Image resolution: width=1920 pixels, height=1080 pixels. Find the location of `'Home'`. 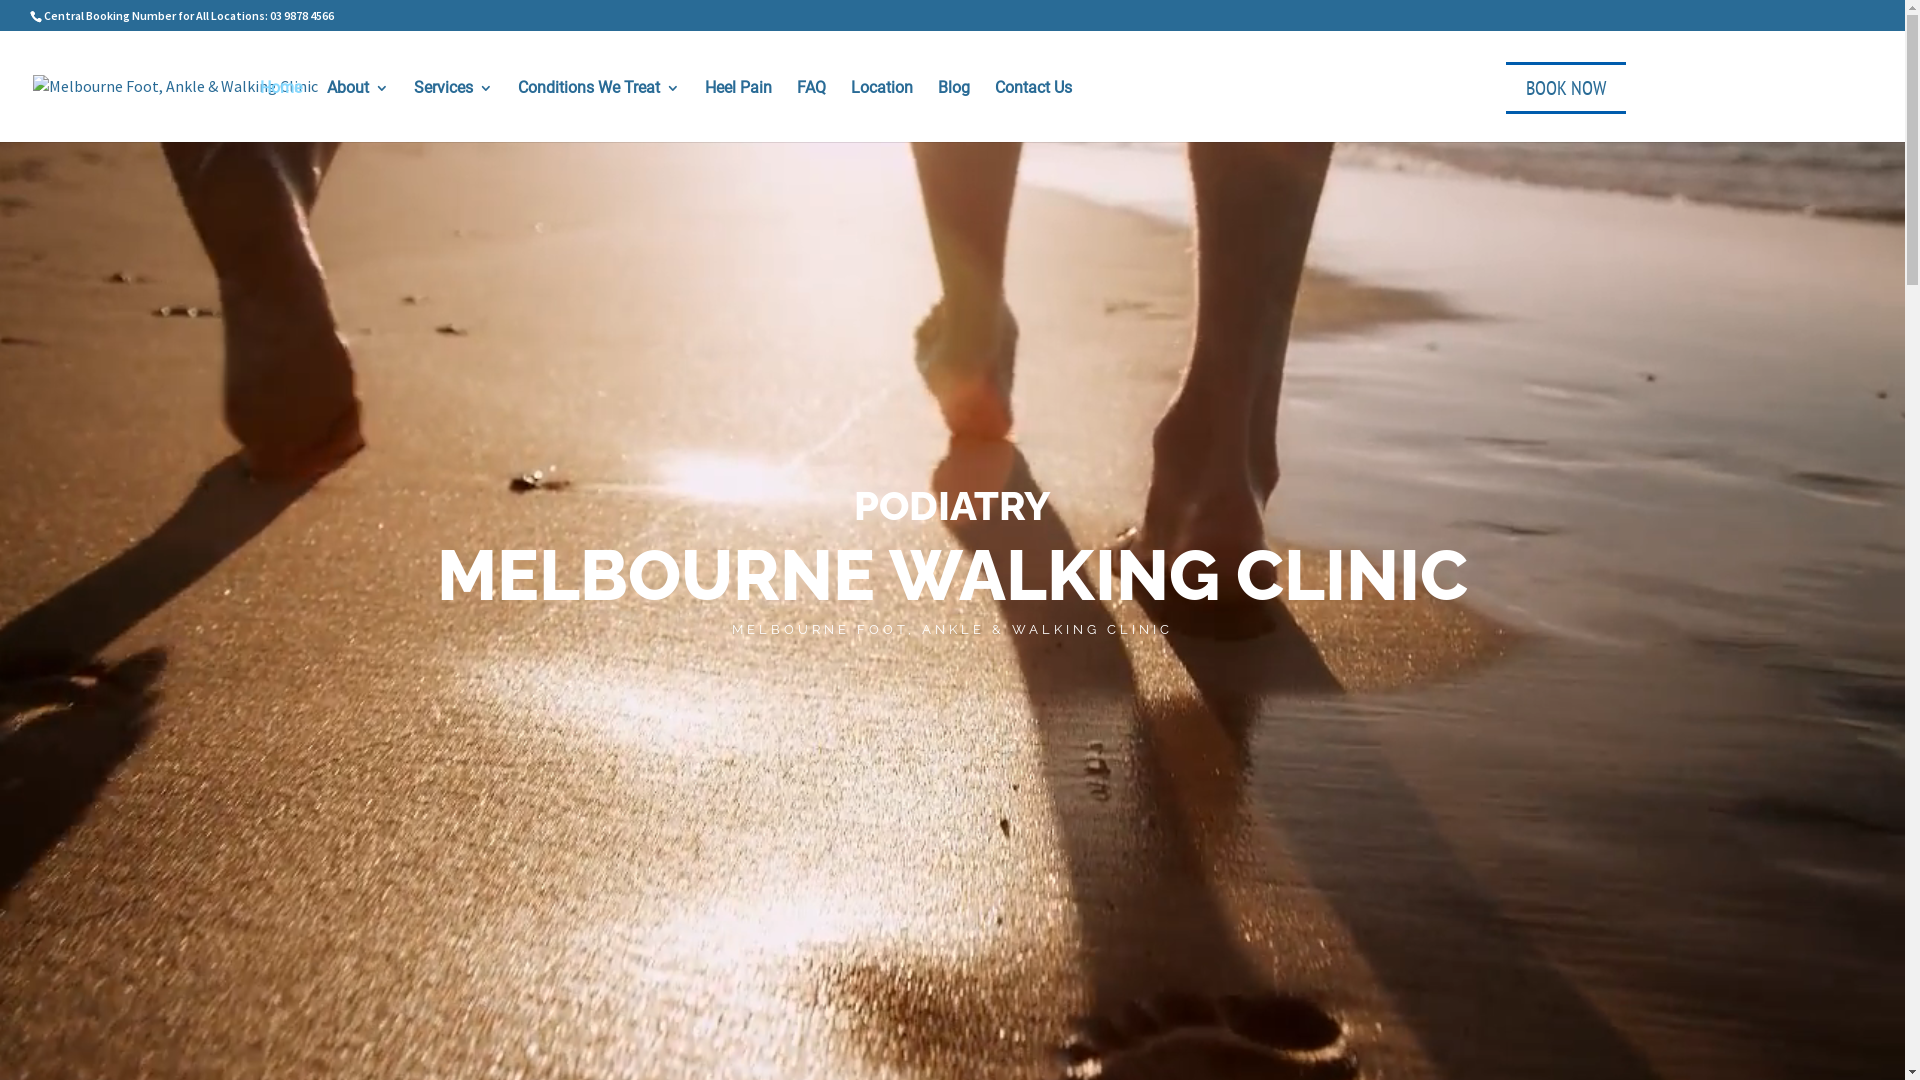

'Home' is located at coordinates (280, 108).